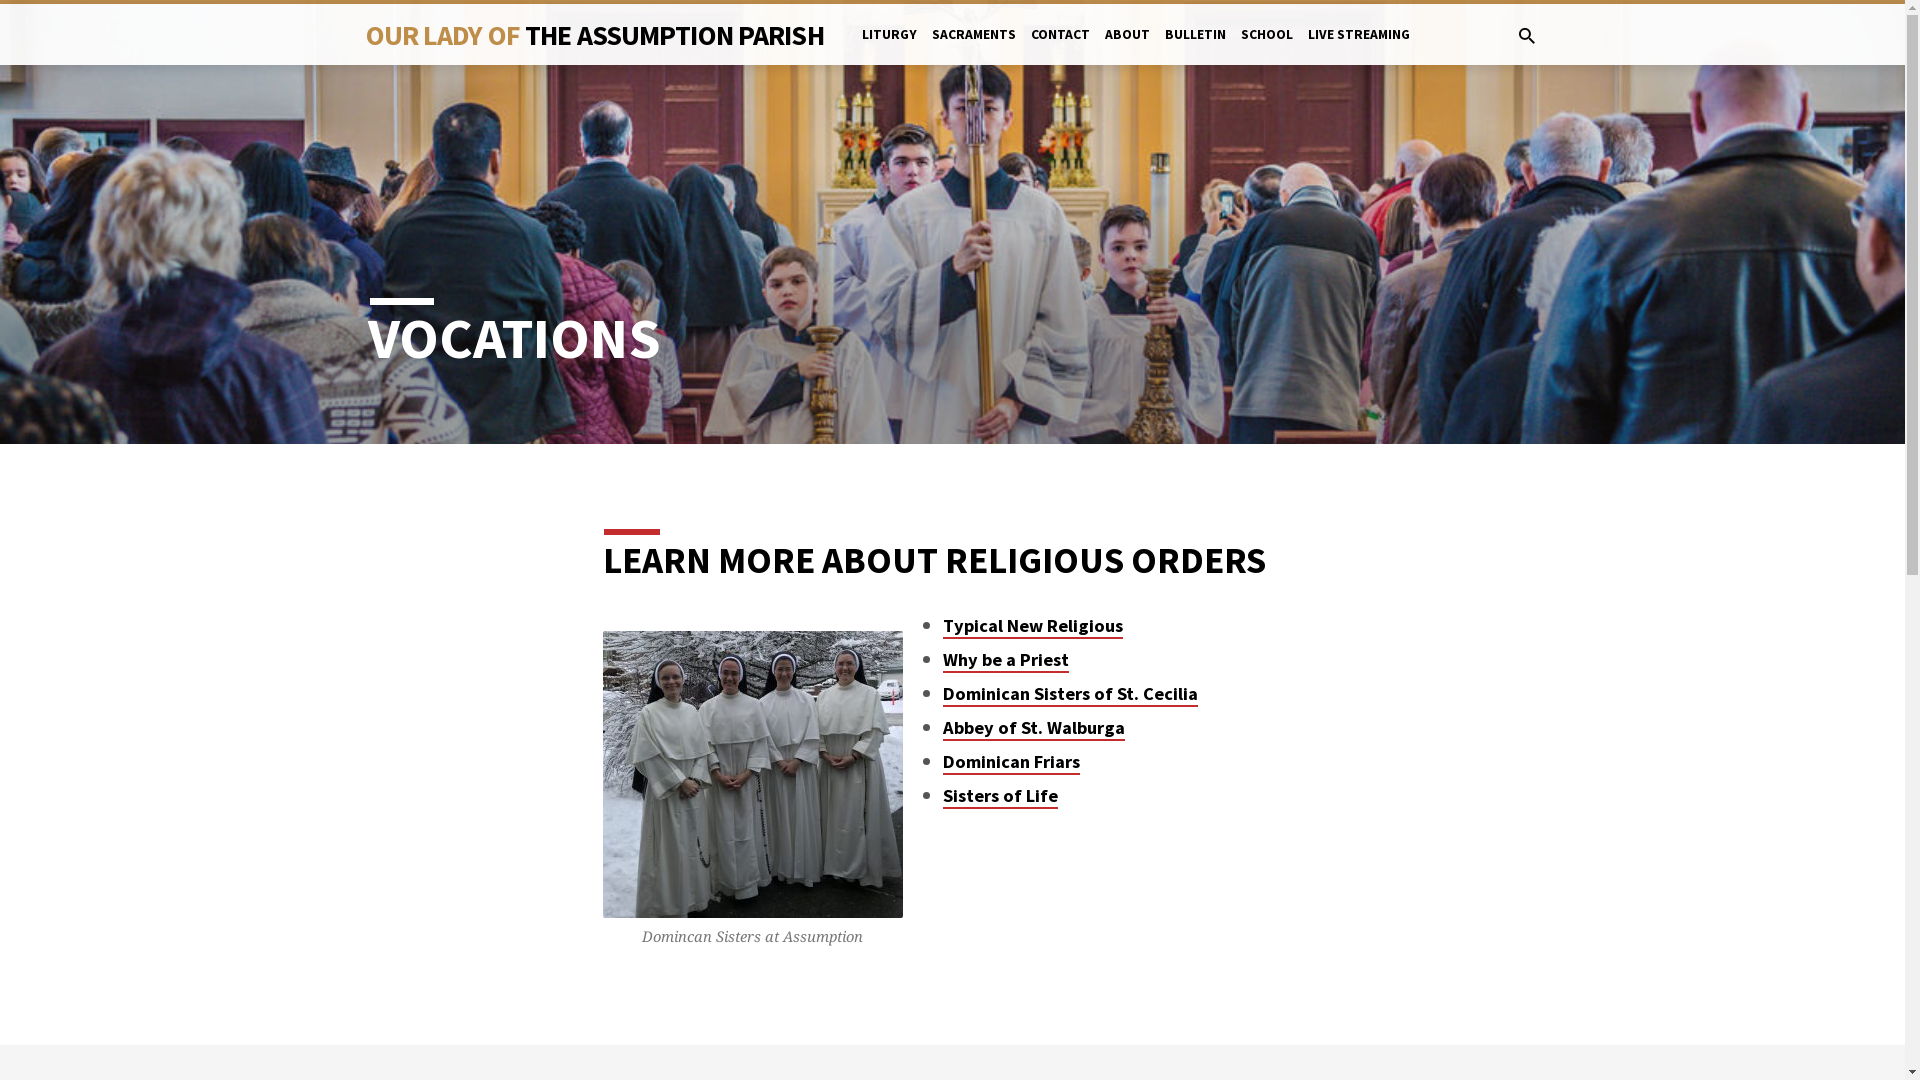  What do you see at coordinates (1103, 46) in the screenshot?
I see `'ABOUT'` at bounding box center [1103, 46].